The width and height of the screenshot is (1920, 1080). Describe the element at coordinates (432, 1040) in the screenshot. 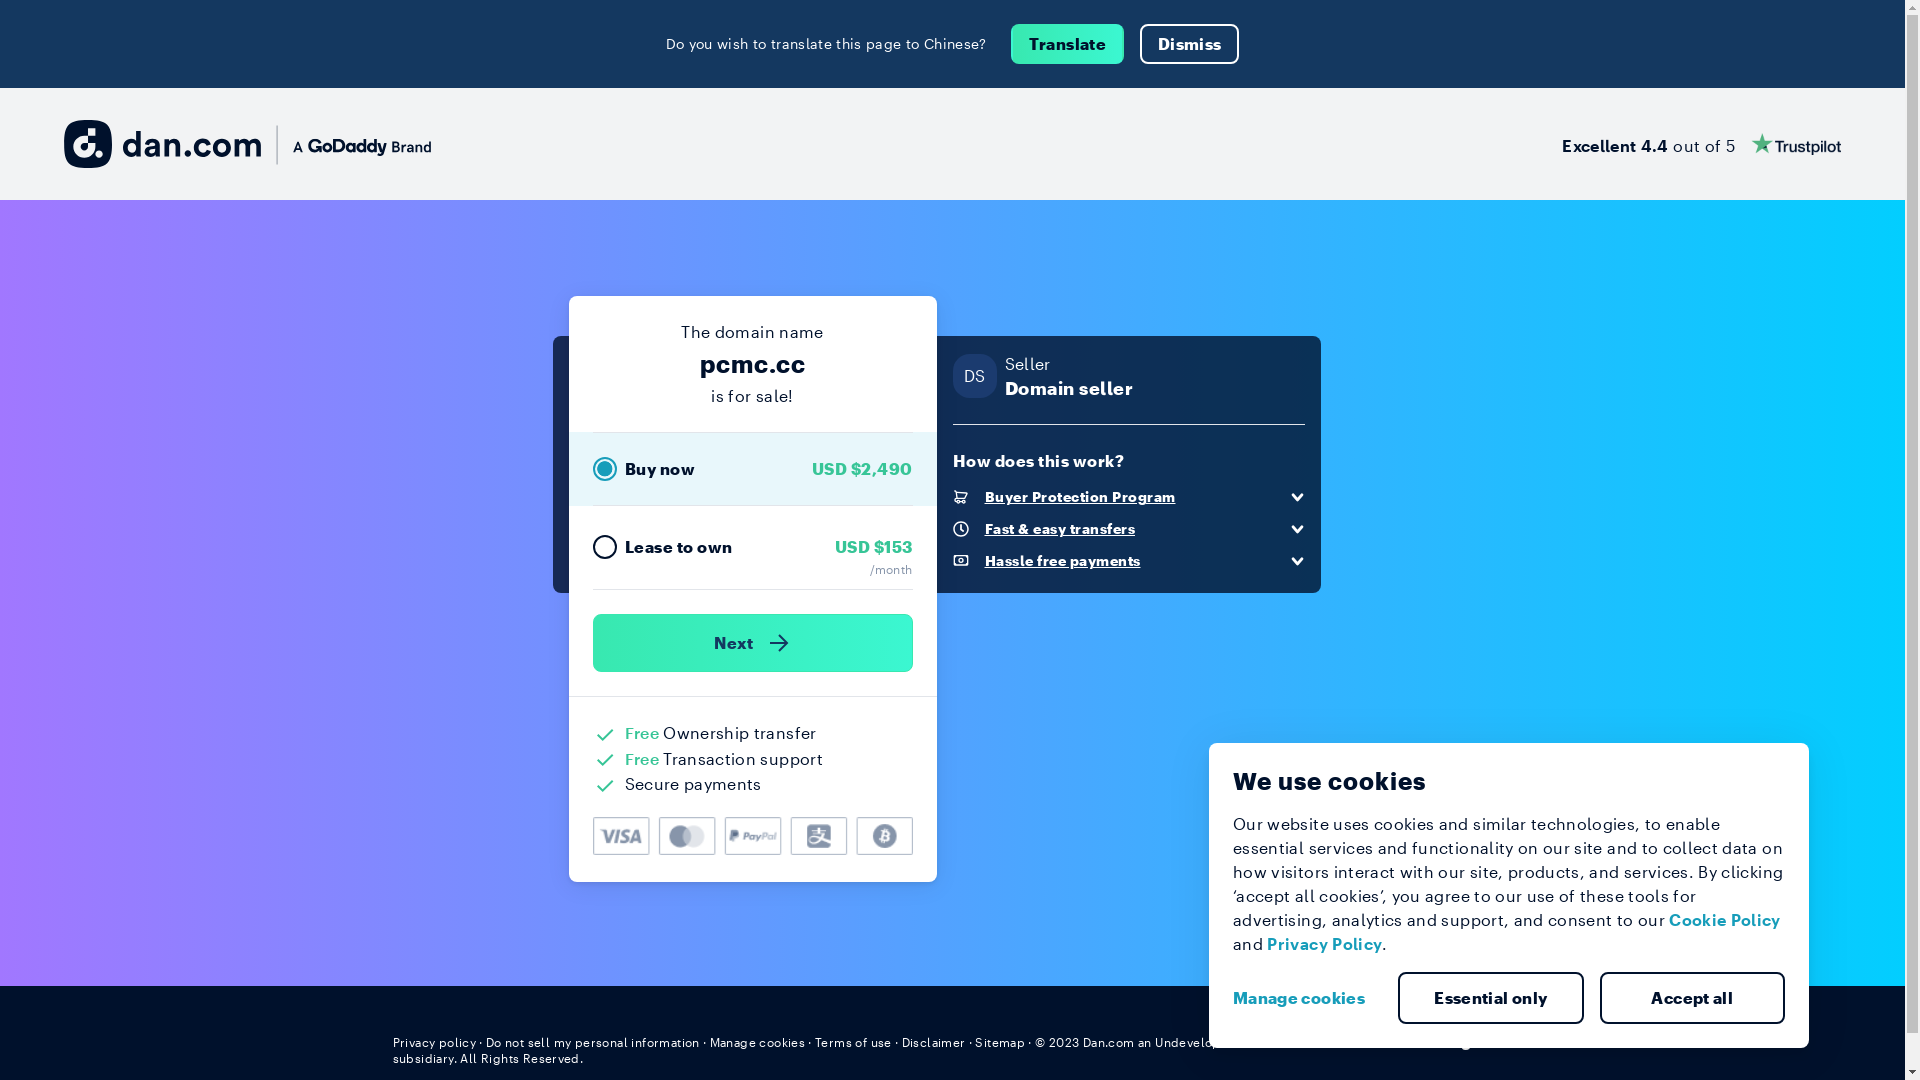

I see `'Privacy policy'` at that location.